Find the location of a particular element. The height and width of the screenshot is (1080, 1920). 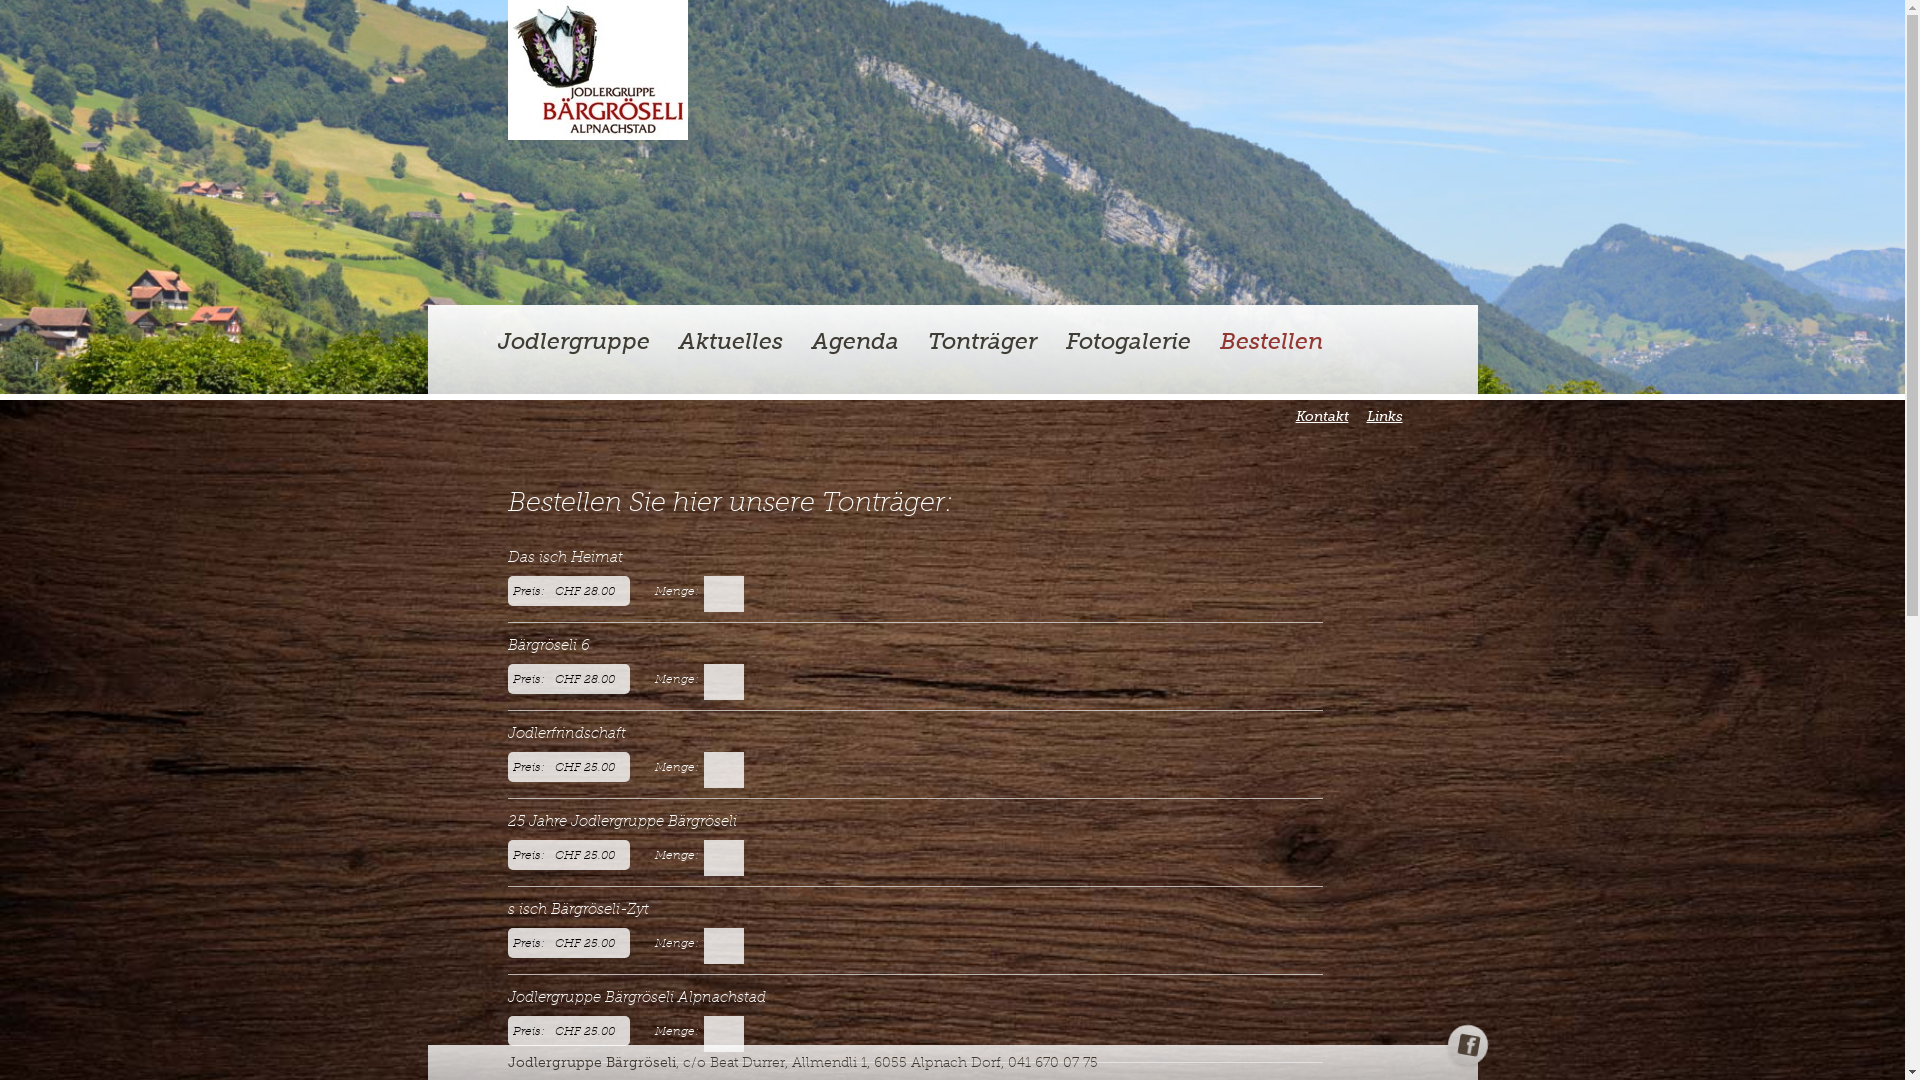

'Fotogalerie' is located at coordinates (1128, 340).